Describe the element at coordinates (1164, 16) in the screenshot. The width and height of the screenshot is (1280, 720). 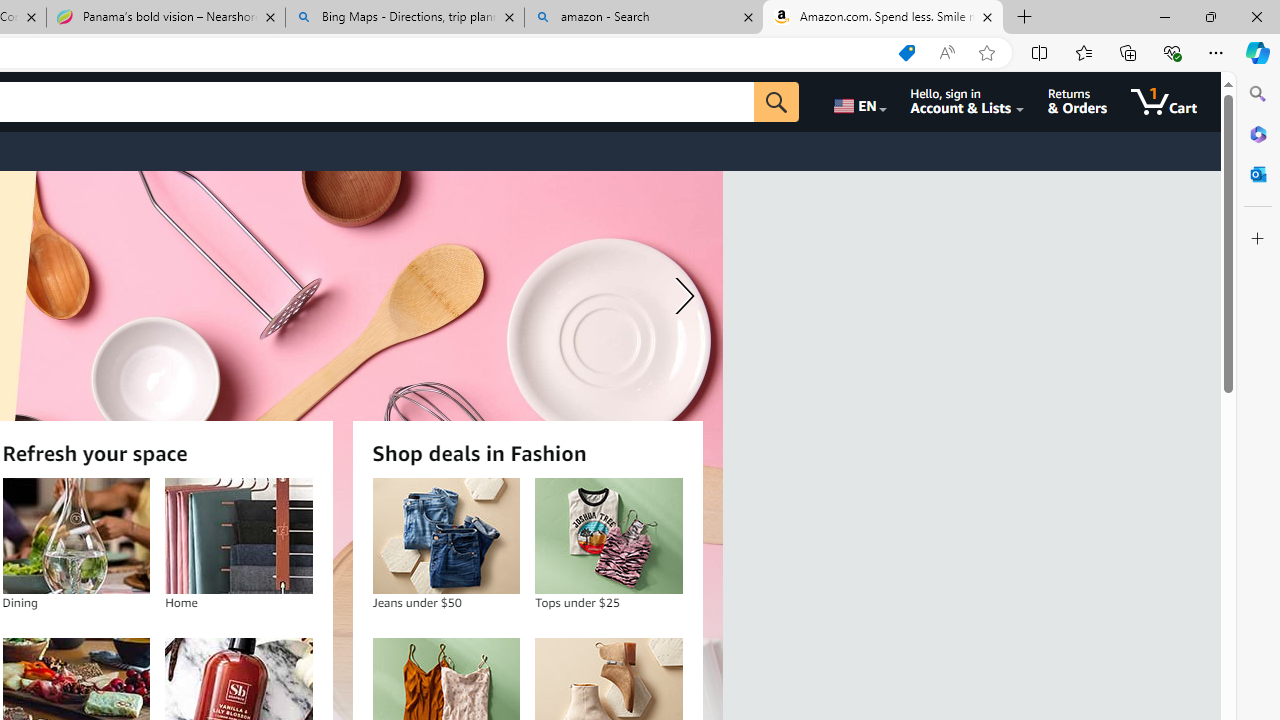
I see `'Minimize'` at that location.